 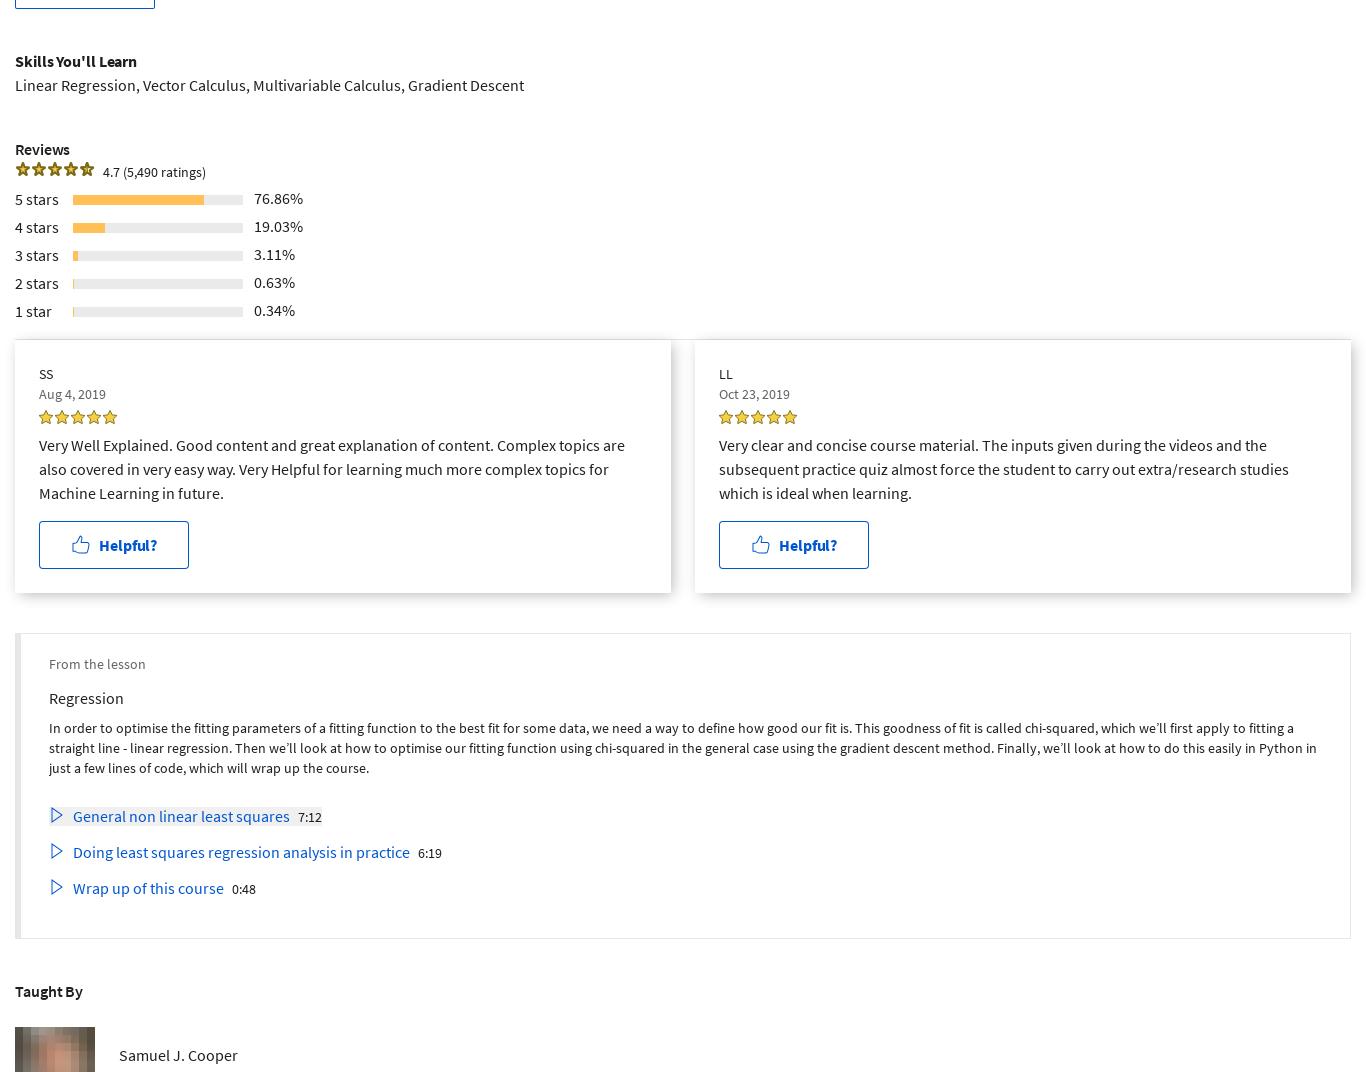 I want to click on 'Very clear and concise course material. The inputs given during the videos and the subsequent practice quiz almost force the student to carry out extra/research studies which is ideal when learning.', so click(x=1004, y=467).